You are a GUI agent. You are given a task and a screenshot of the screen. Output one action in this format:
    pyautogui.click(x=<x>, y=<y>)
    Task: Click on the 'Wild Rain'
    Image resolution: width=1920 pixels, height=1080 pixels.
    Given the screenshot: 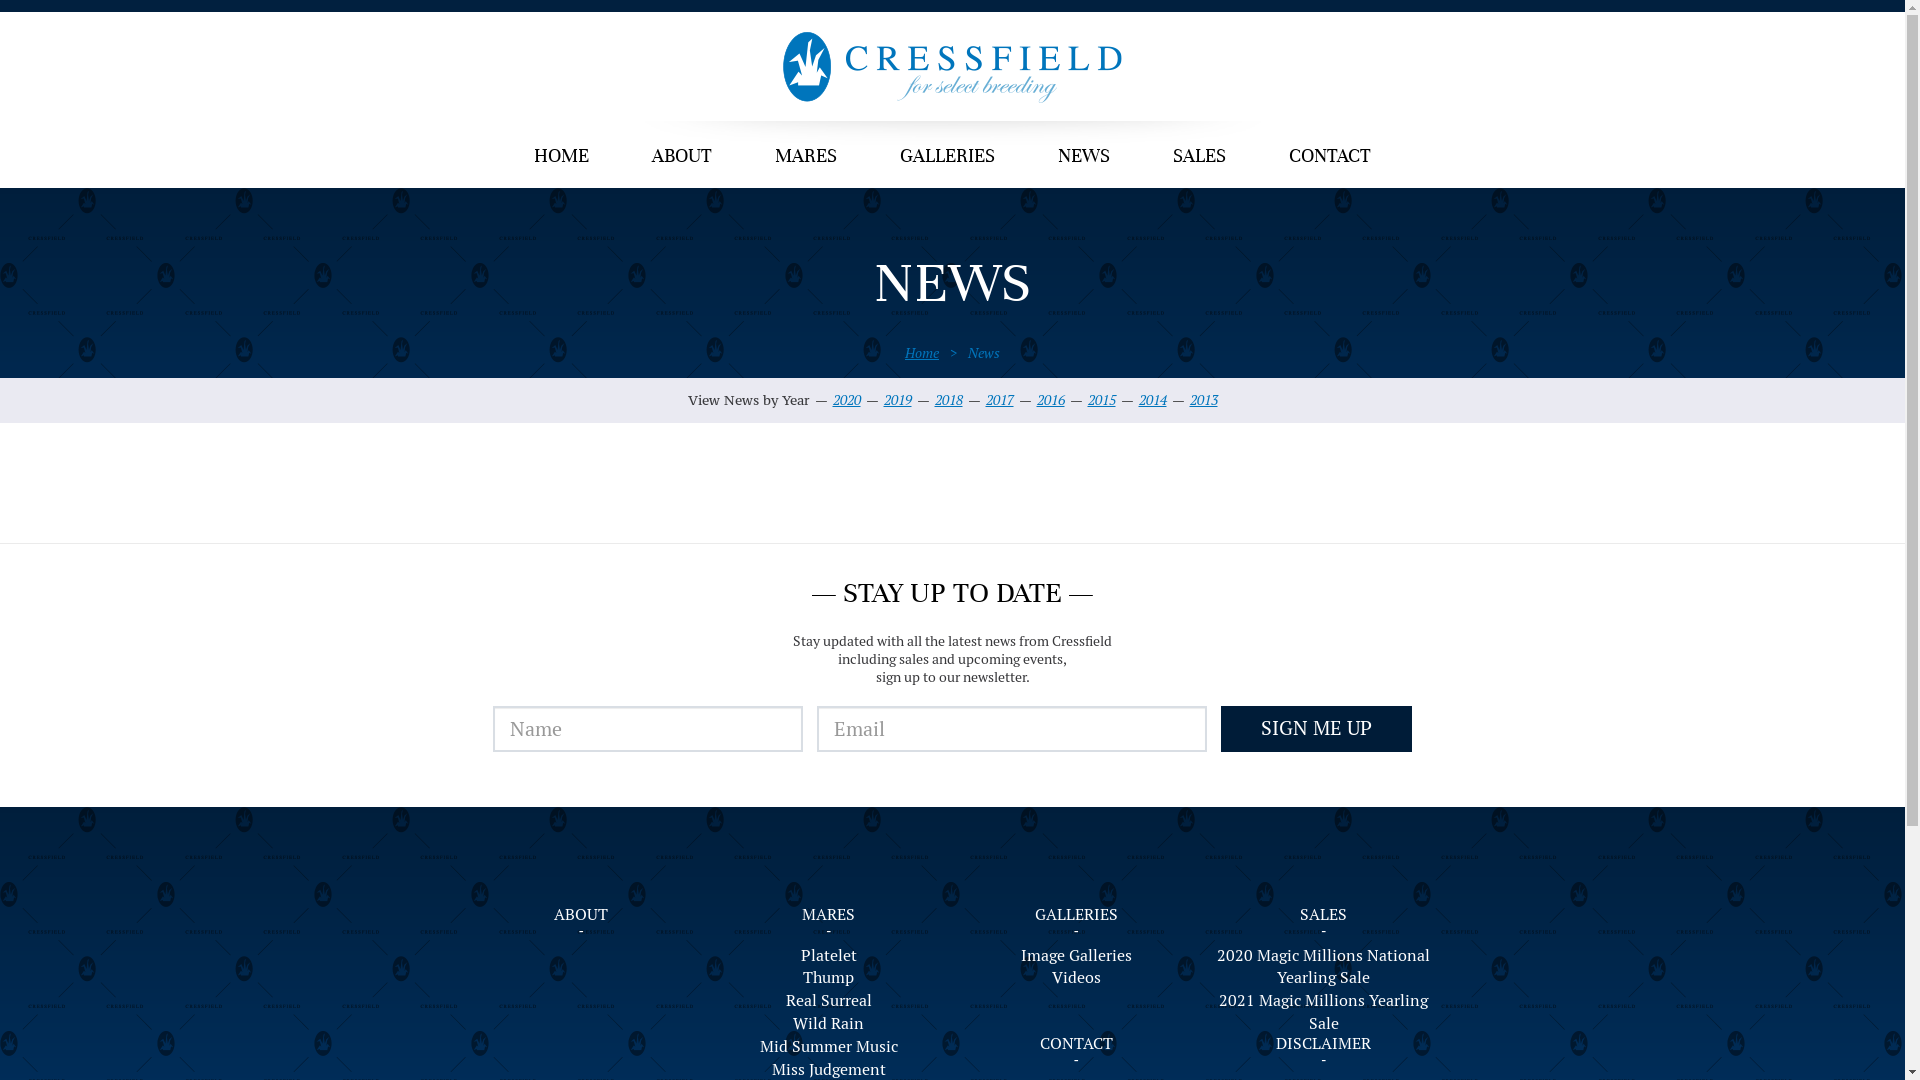 What is the action you would take?
    pyautogui.click(x=829, y=1024)
    